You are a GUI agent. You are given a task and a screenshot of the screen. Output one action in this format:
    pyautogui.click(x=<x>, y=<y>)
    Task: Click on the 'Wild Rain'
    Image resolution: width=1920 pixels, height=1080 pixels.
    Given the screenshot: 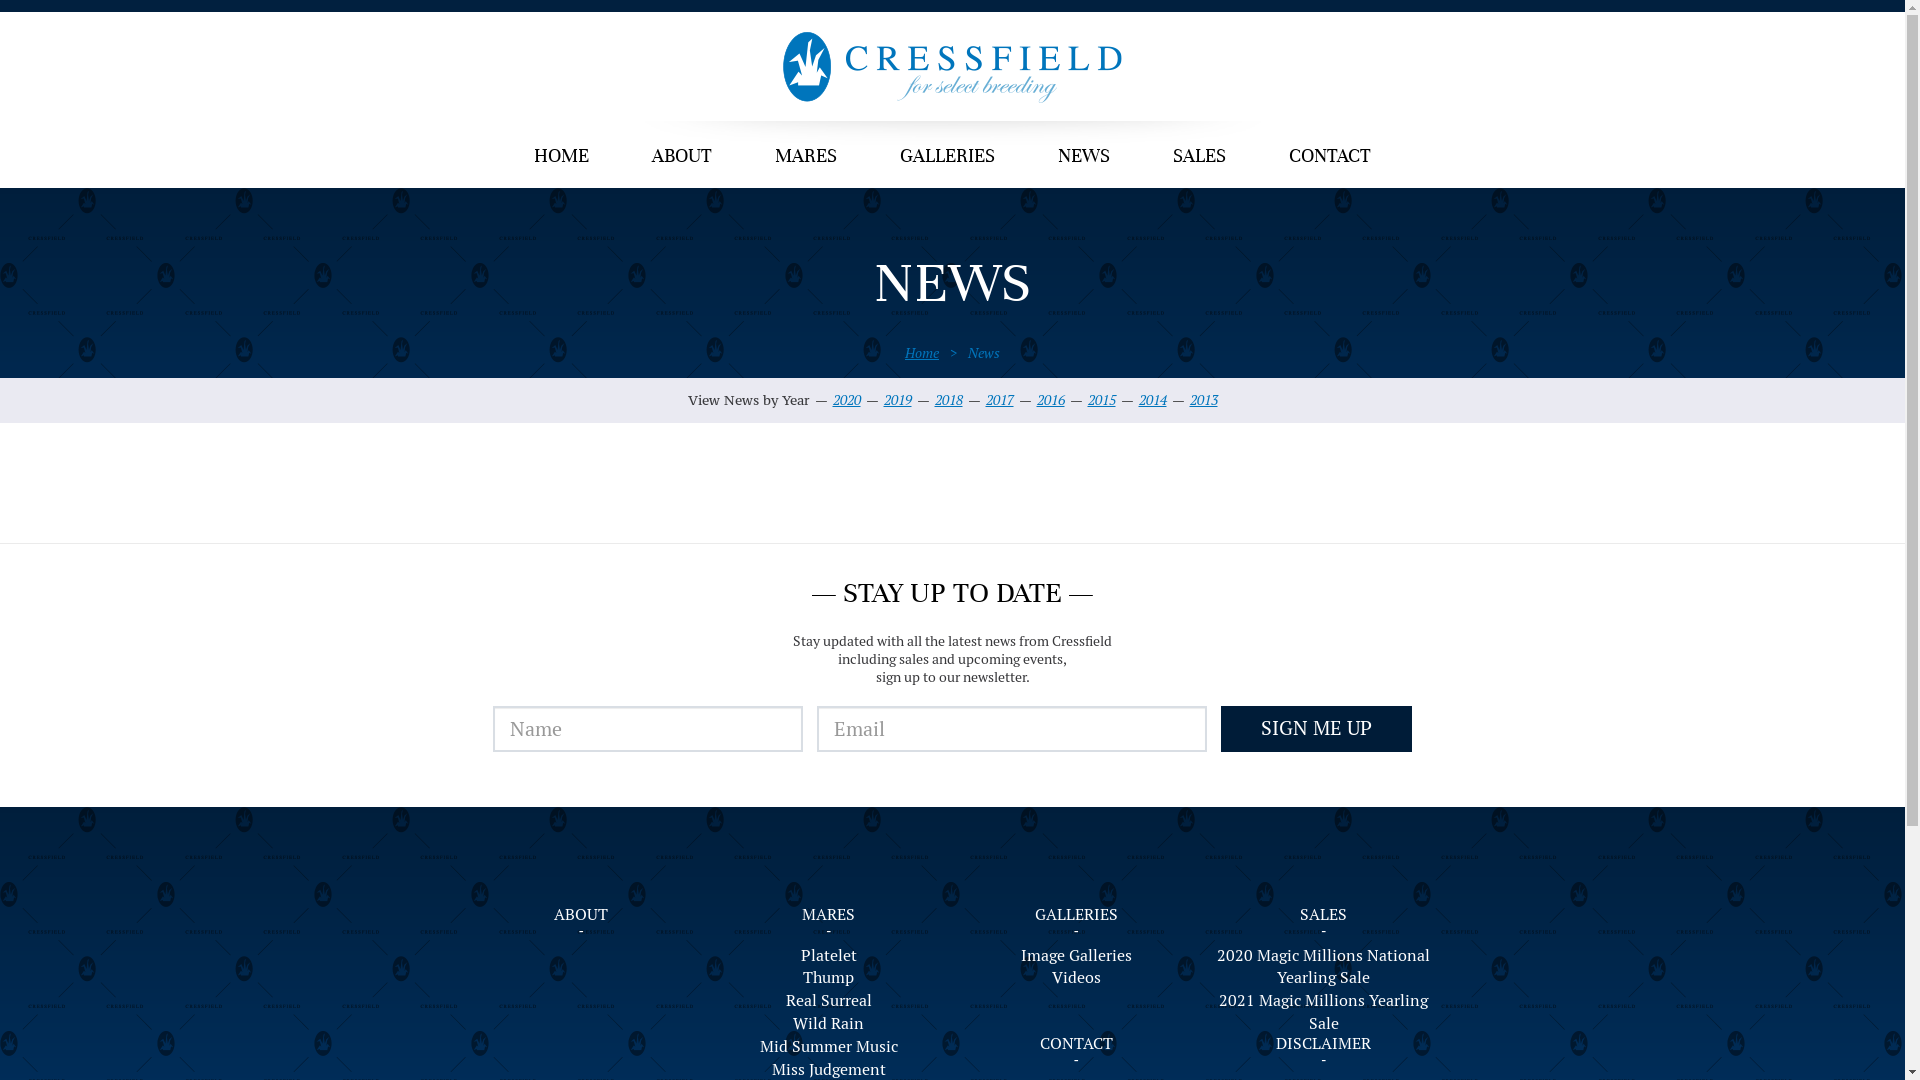 What is the action you would take?
    pyautogui.click(x=829, y=1024)
    